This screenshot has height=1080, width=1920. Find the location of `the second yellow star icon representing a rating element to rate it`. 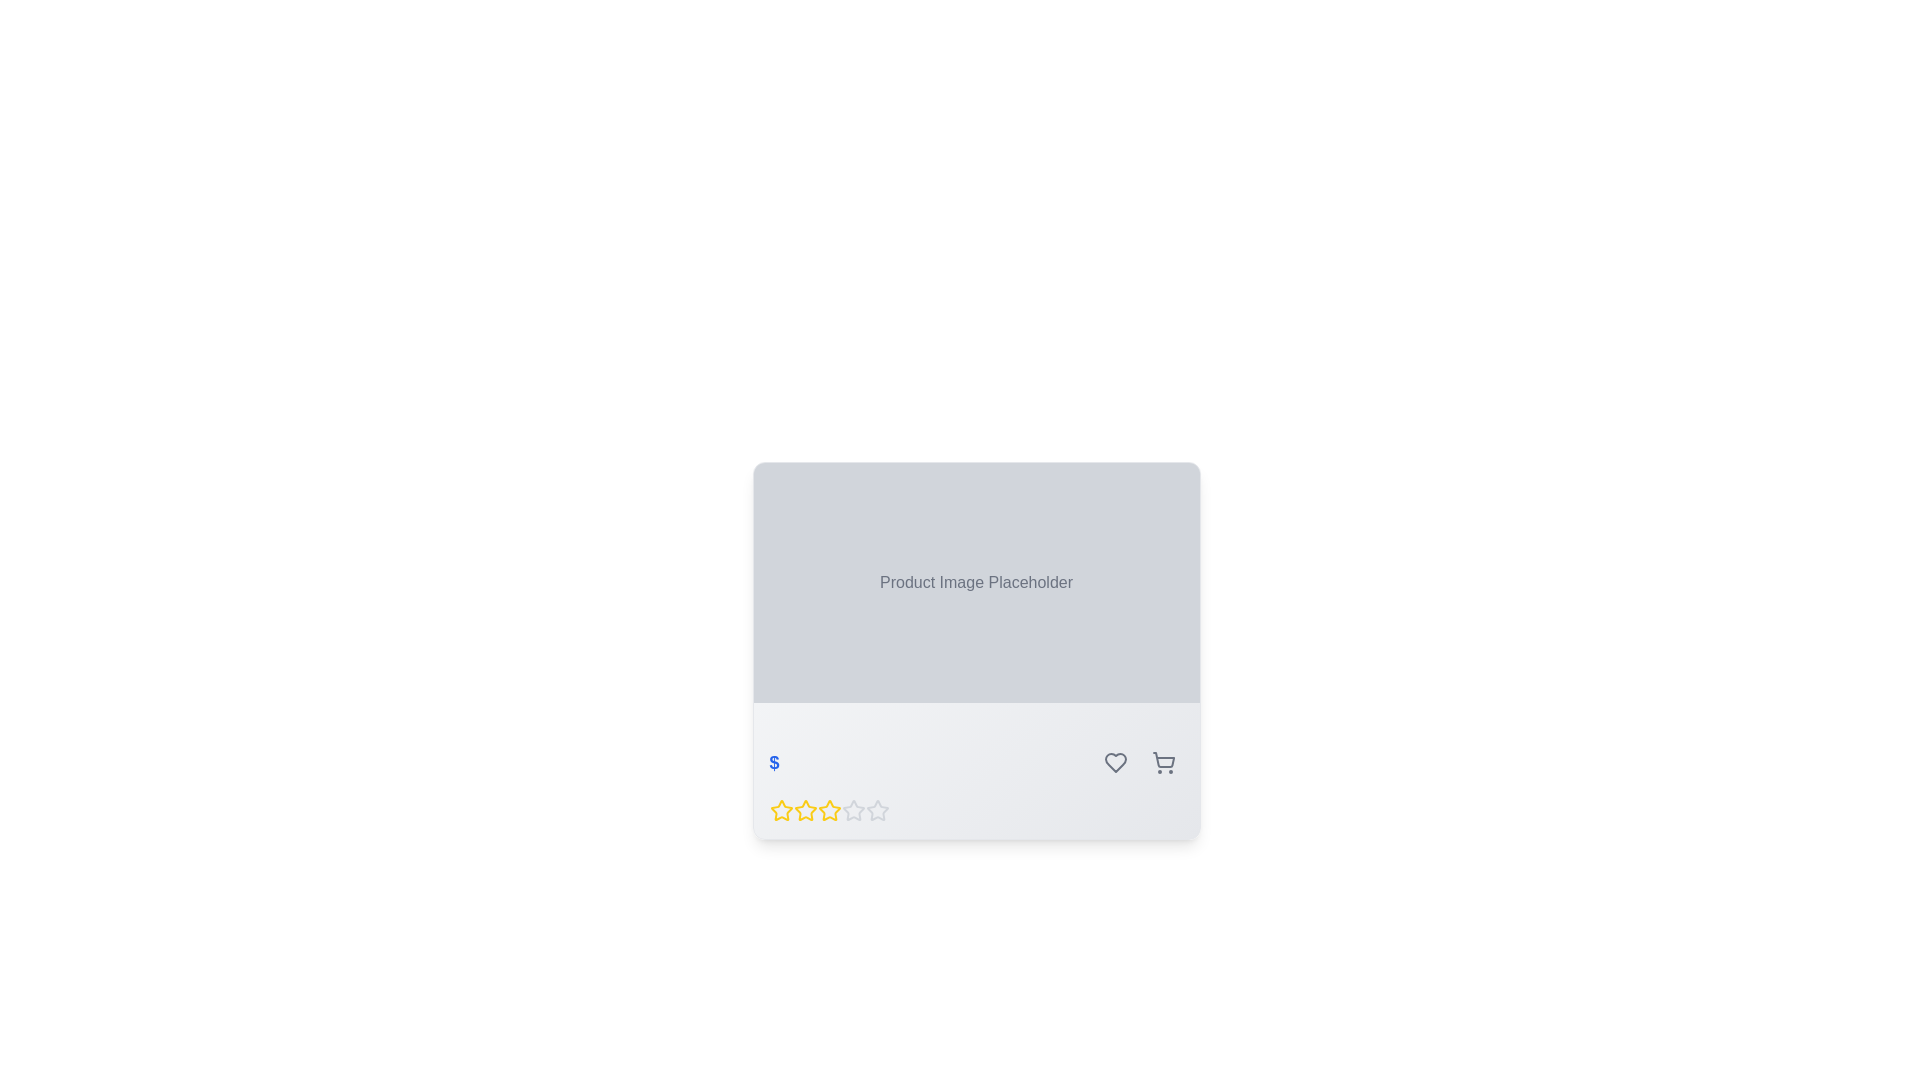

the second yellow star icon representing a rating element to rate it is located at coordinates (805, 810).